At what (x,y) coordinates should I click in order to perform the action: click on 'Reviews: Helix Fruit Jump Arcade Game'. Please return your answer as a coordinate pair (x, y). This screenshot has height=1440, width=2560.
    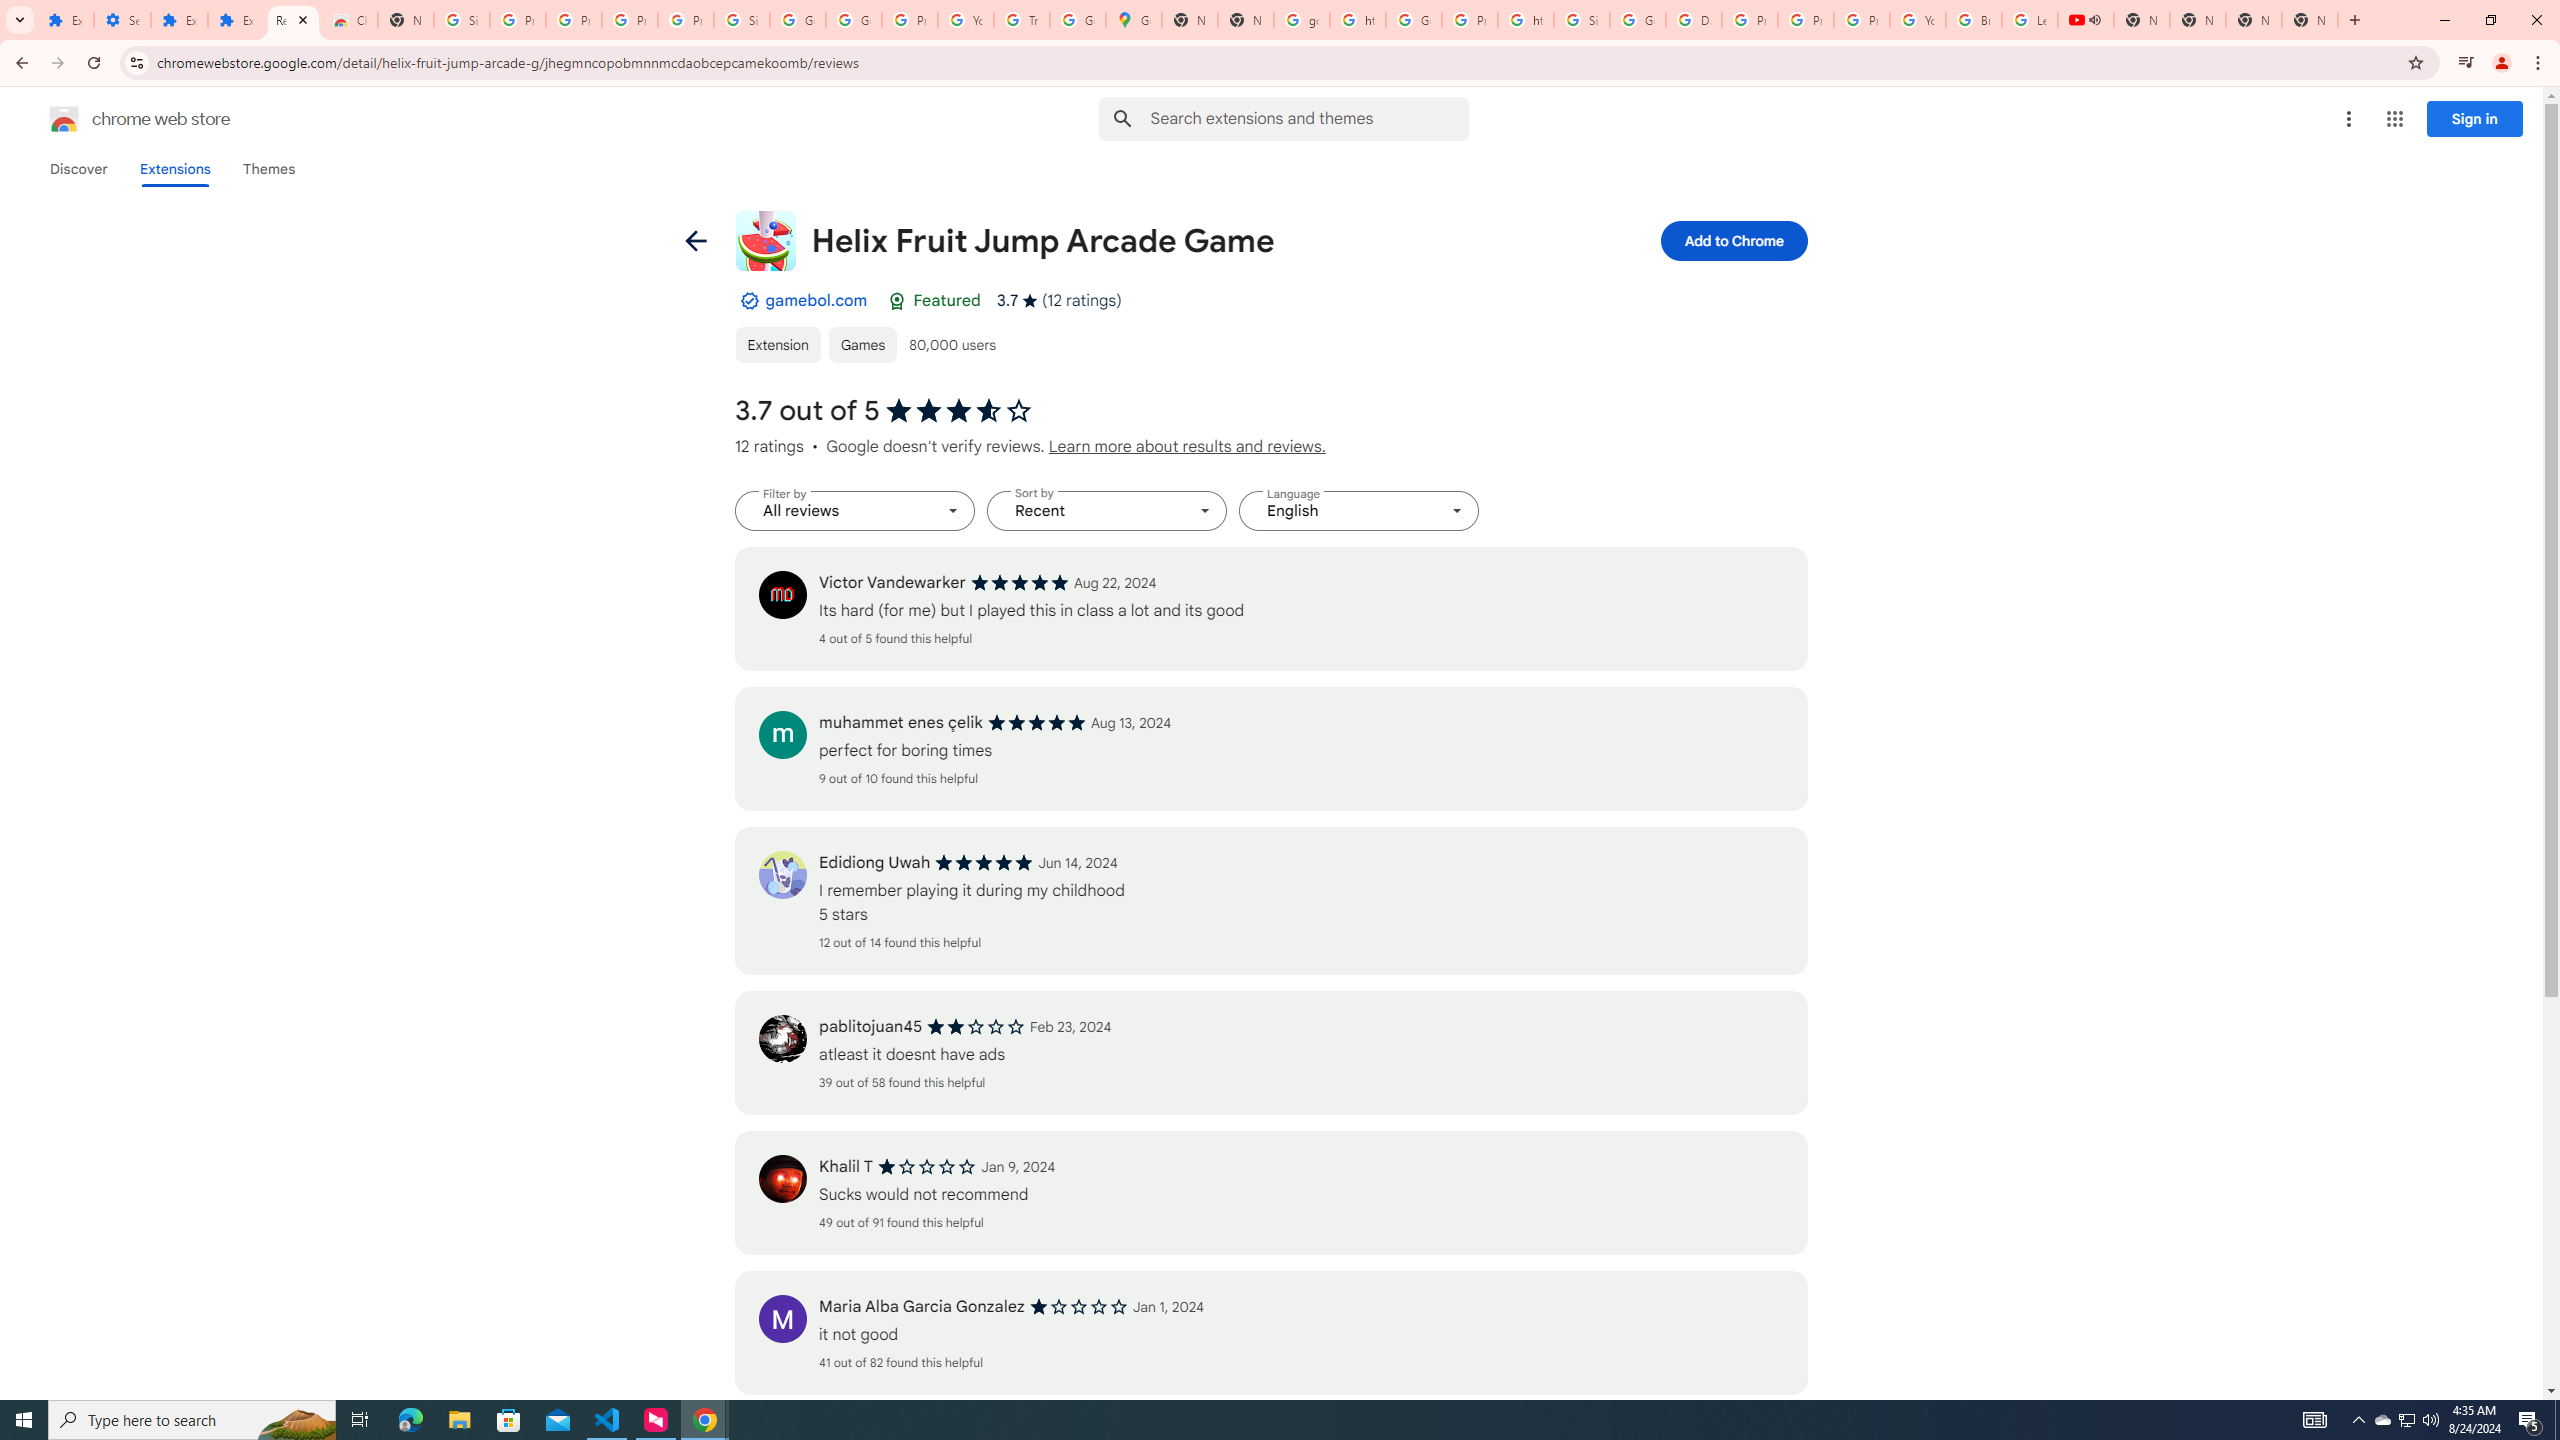
    Looking at the image, I should click on (293, 19).